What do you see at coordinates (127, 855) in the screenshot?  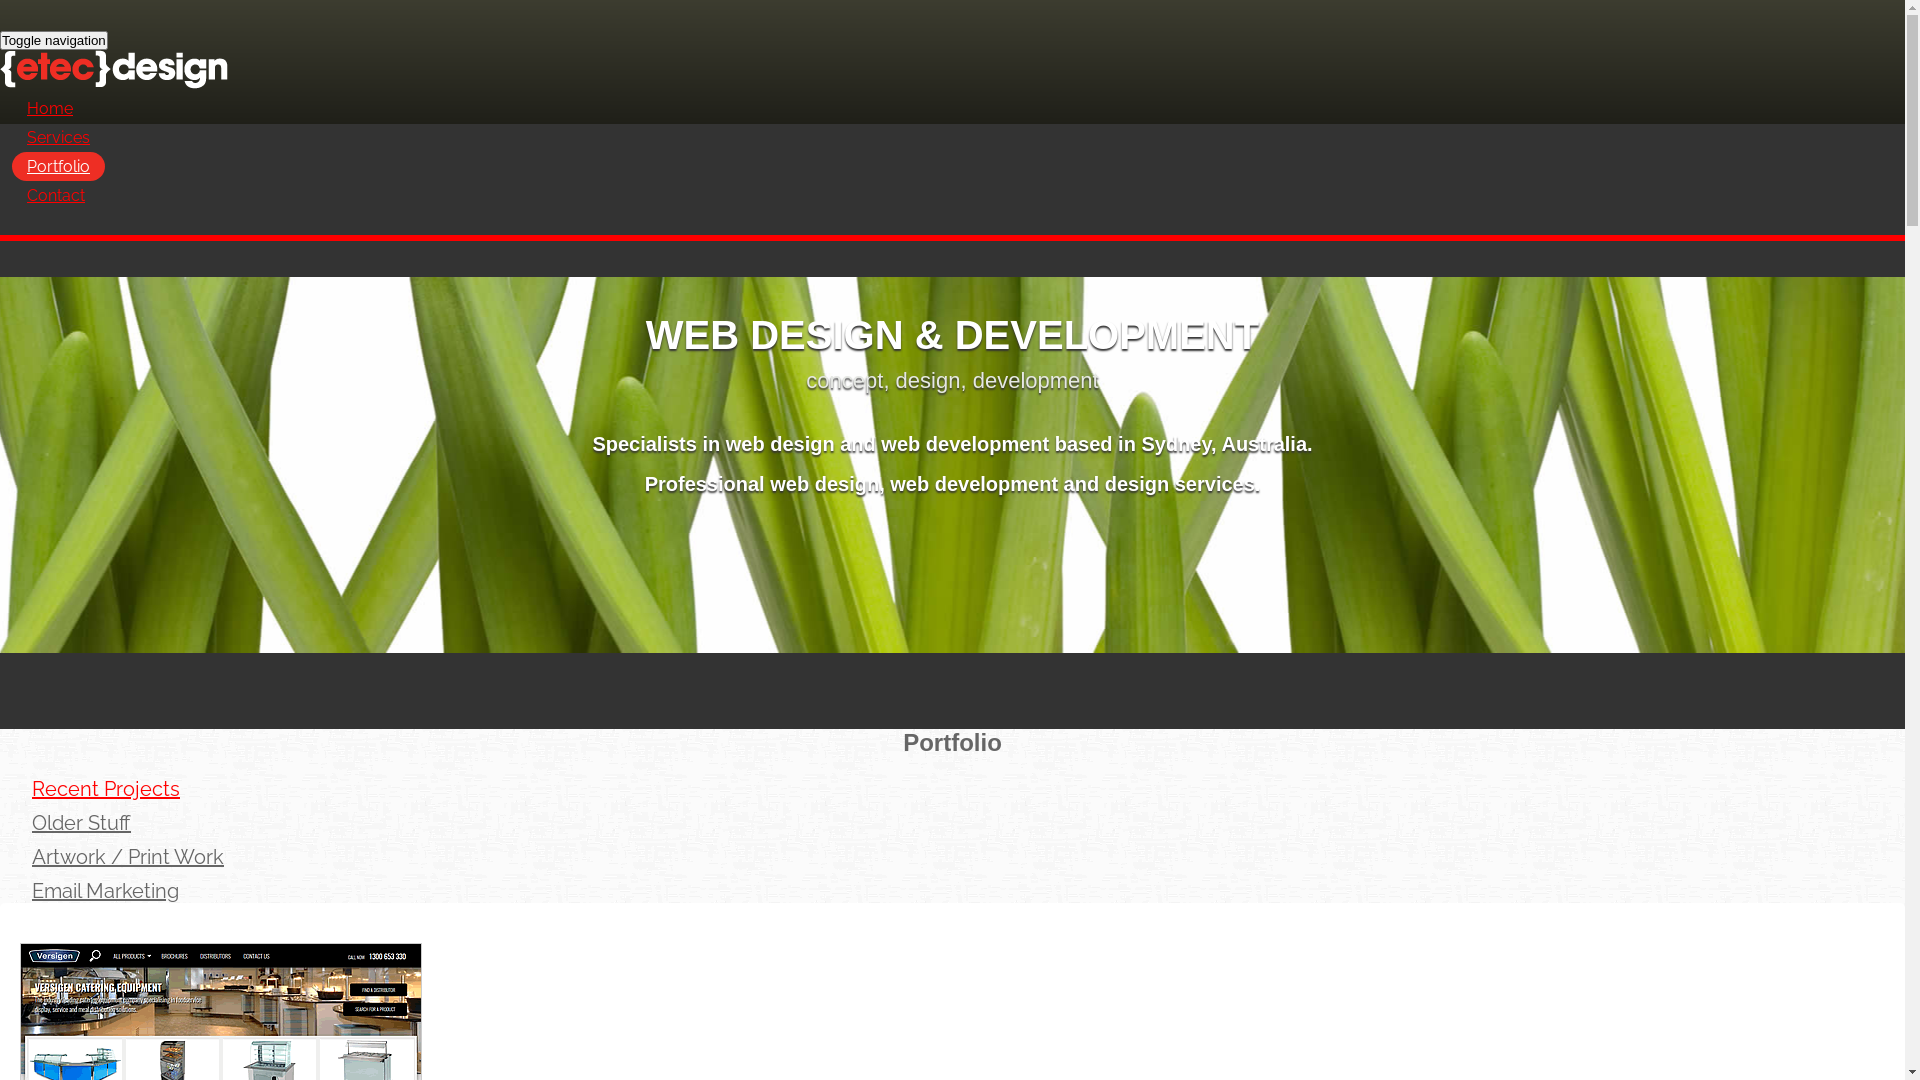 I see `'Artwork / Print Work'` at bounding box center [127, 855].